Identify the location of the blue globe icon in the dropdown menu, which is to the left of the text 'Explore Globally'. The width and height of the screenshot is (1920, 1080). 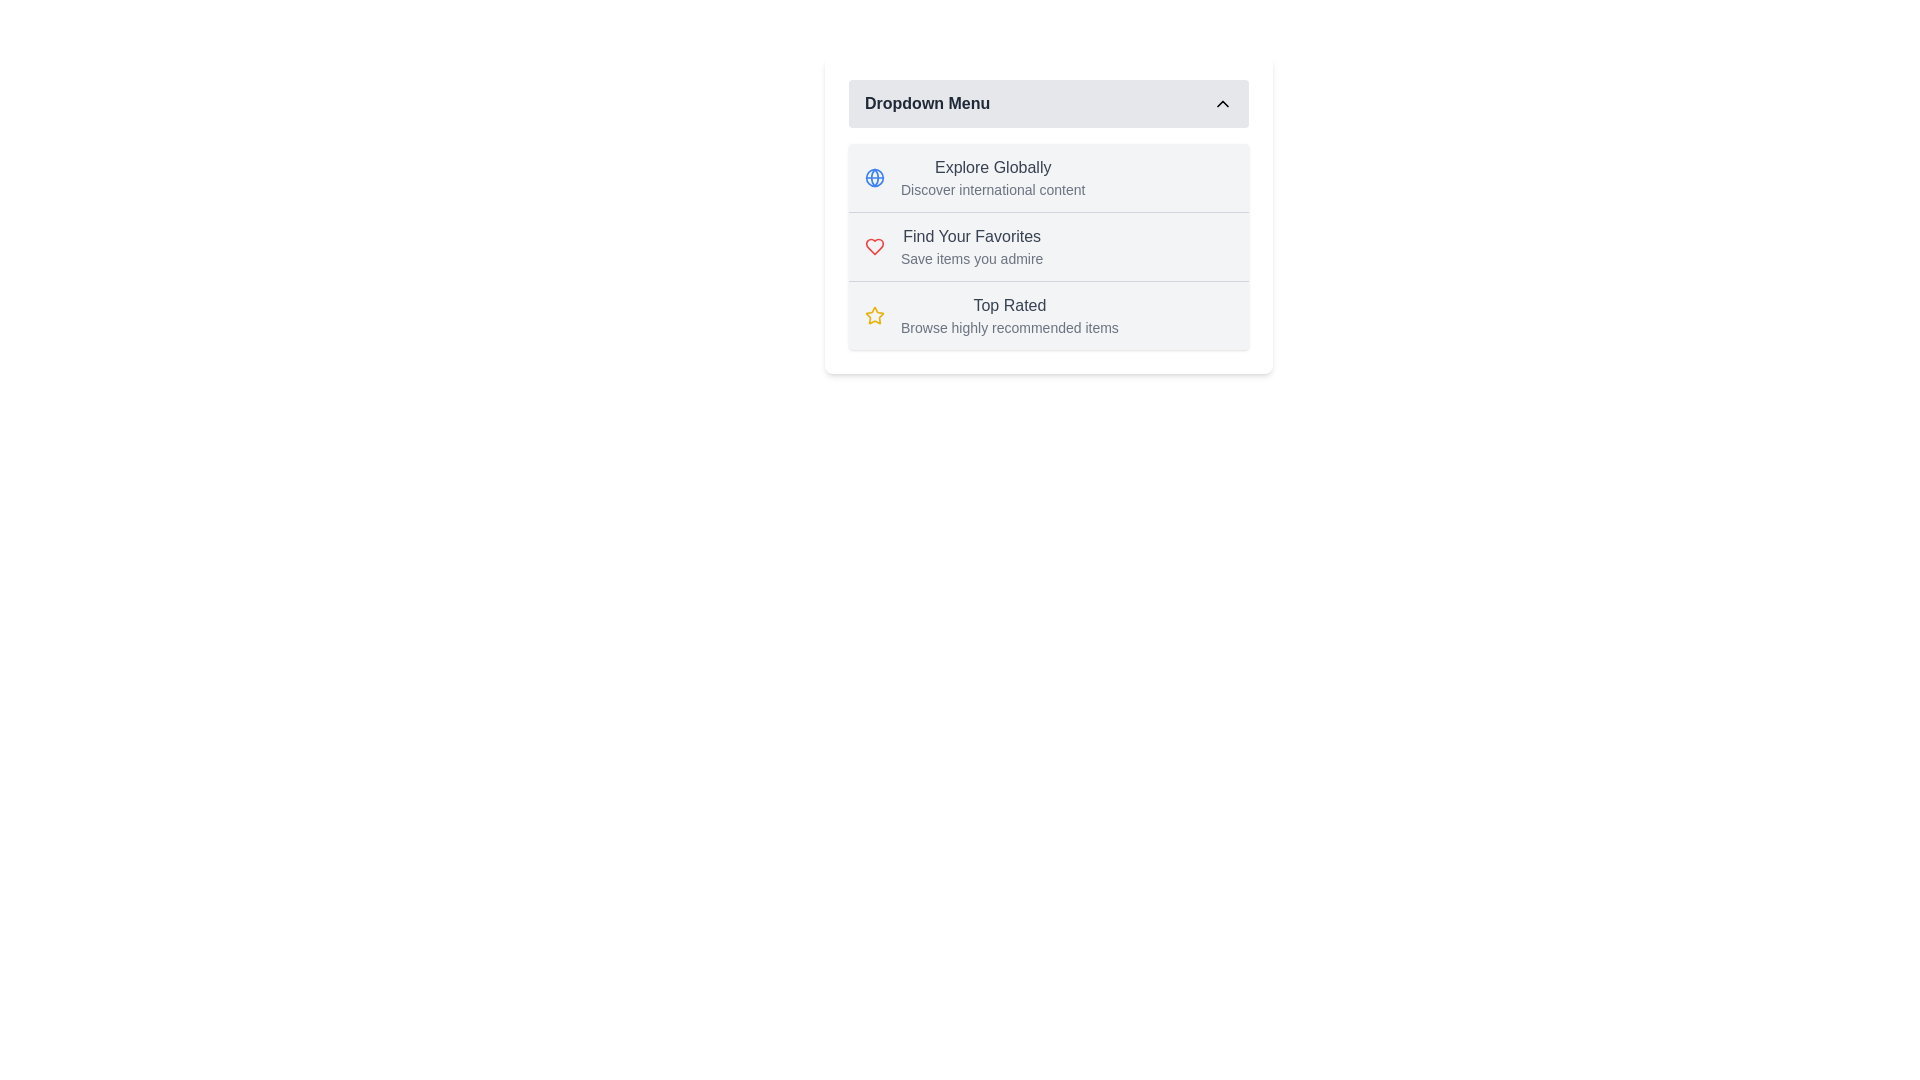
(874, 176).